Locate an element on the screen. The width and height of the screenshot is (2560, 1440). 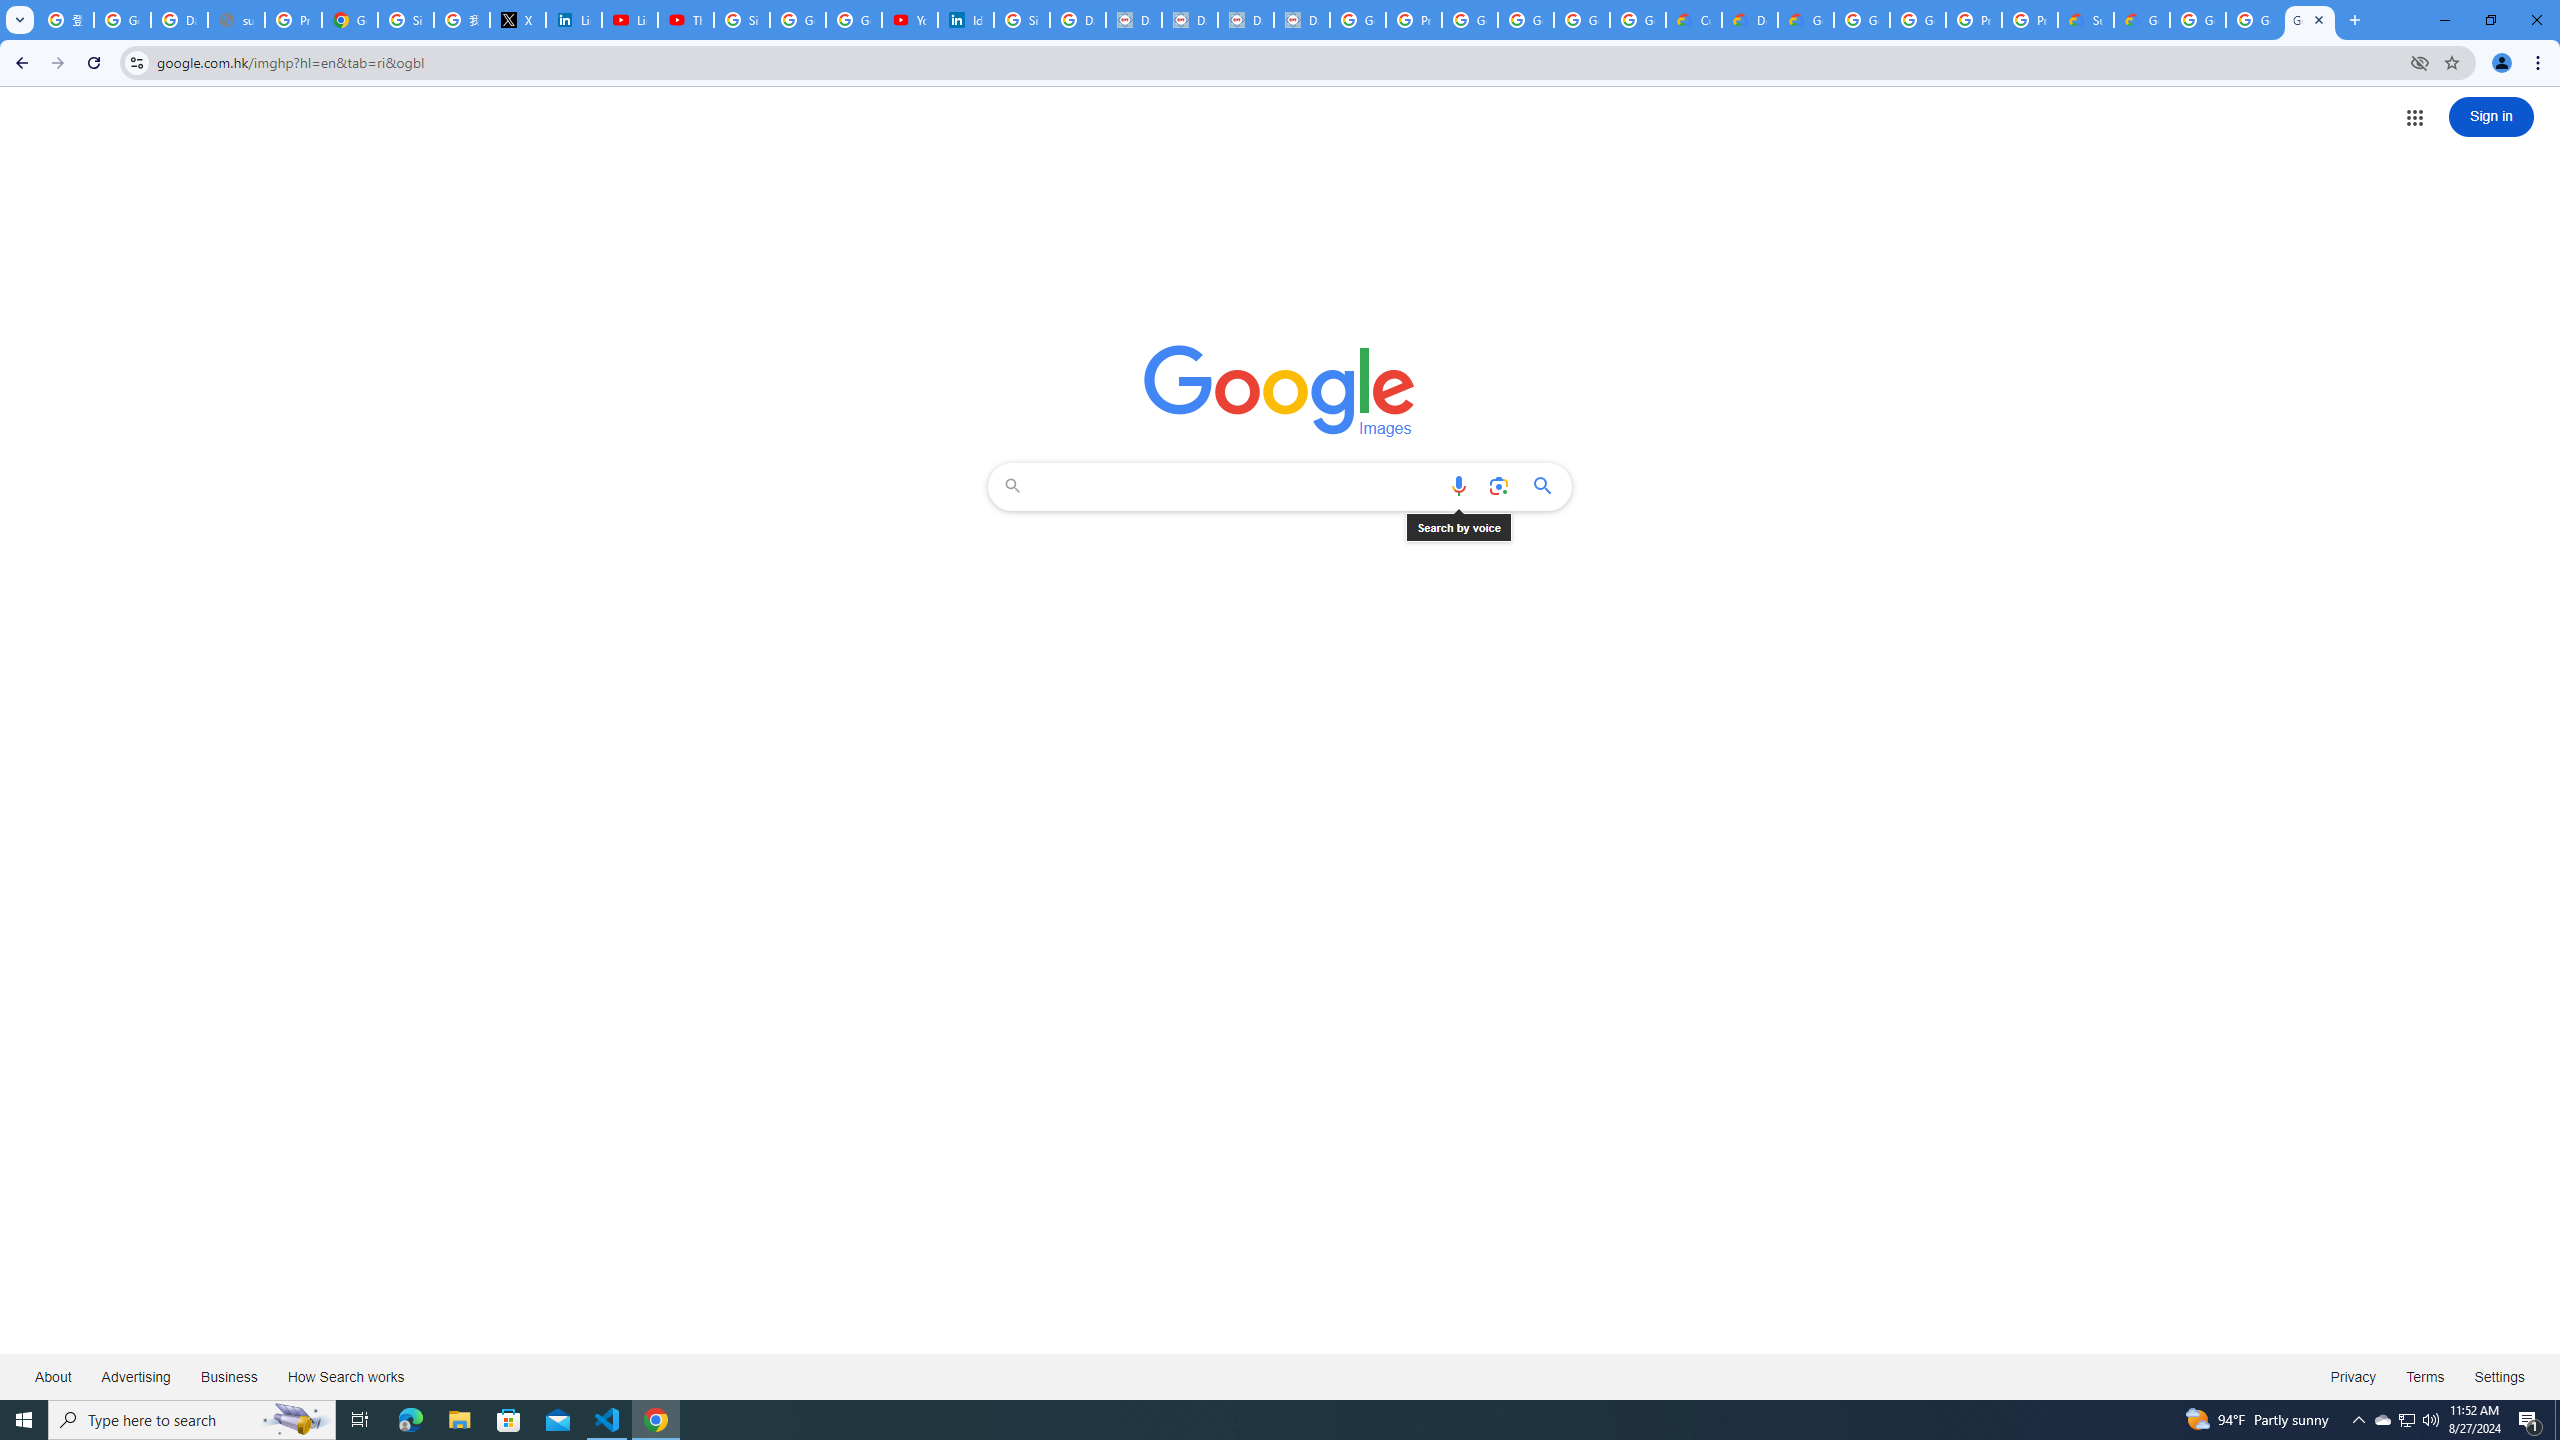
'X' is located at coordinates (517, 19).